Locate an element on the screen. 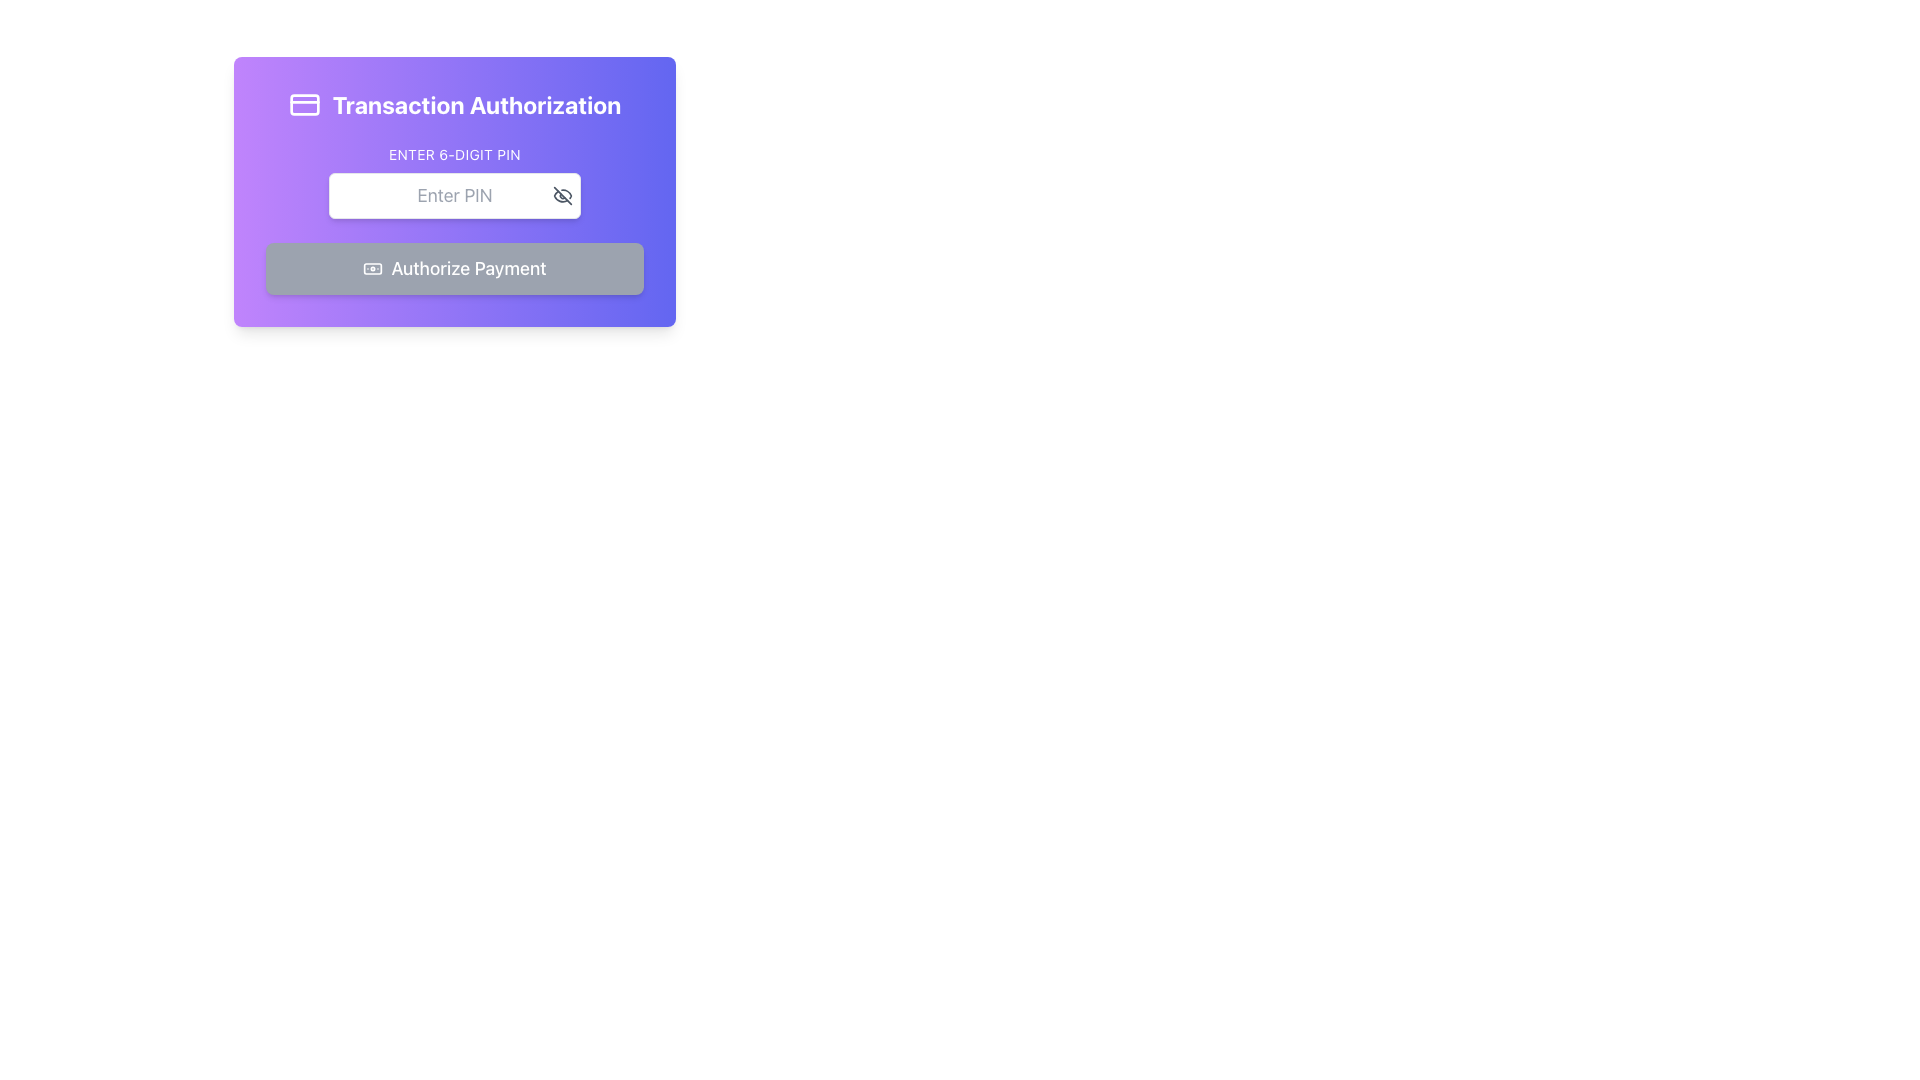  the purple rectangle icon located to the left of the 'Transaction Authorization' text in the header is located at coordinates (303, 104).